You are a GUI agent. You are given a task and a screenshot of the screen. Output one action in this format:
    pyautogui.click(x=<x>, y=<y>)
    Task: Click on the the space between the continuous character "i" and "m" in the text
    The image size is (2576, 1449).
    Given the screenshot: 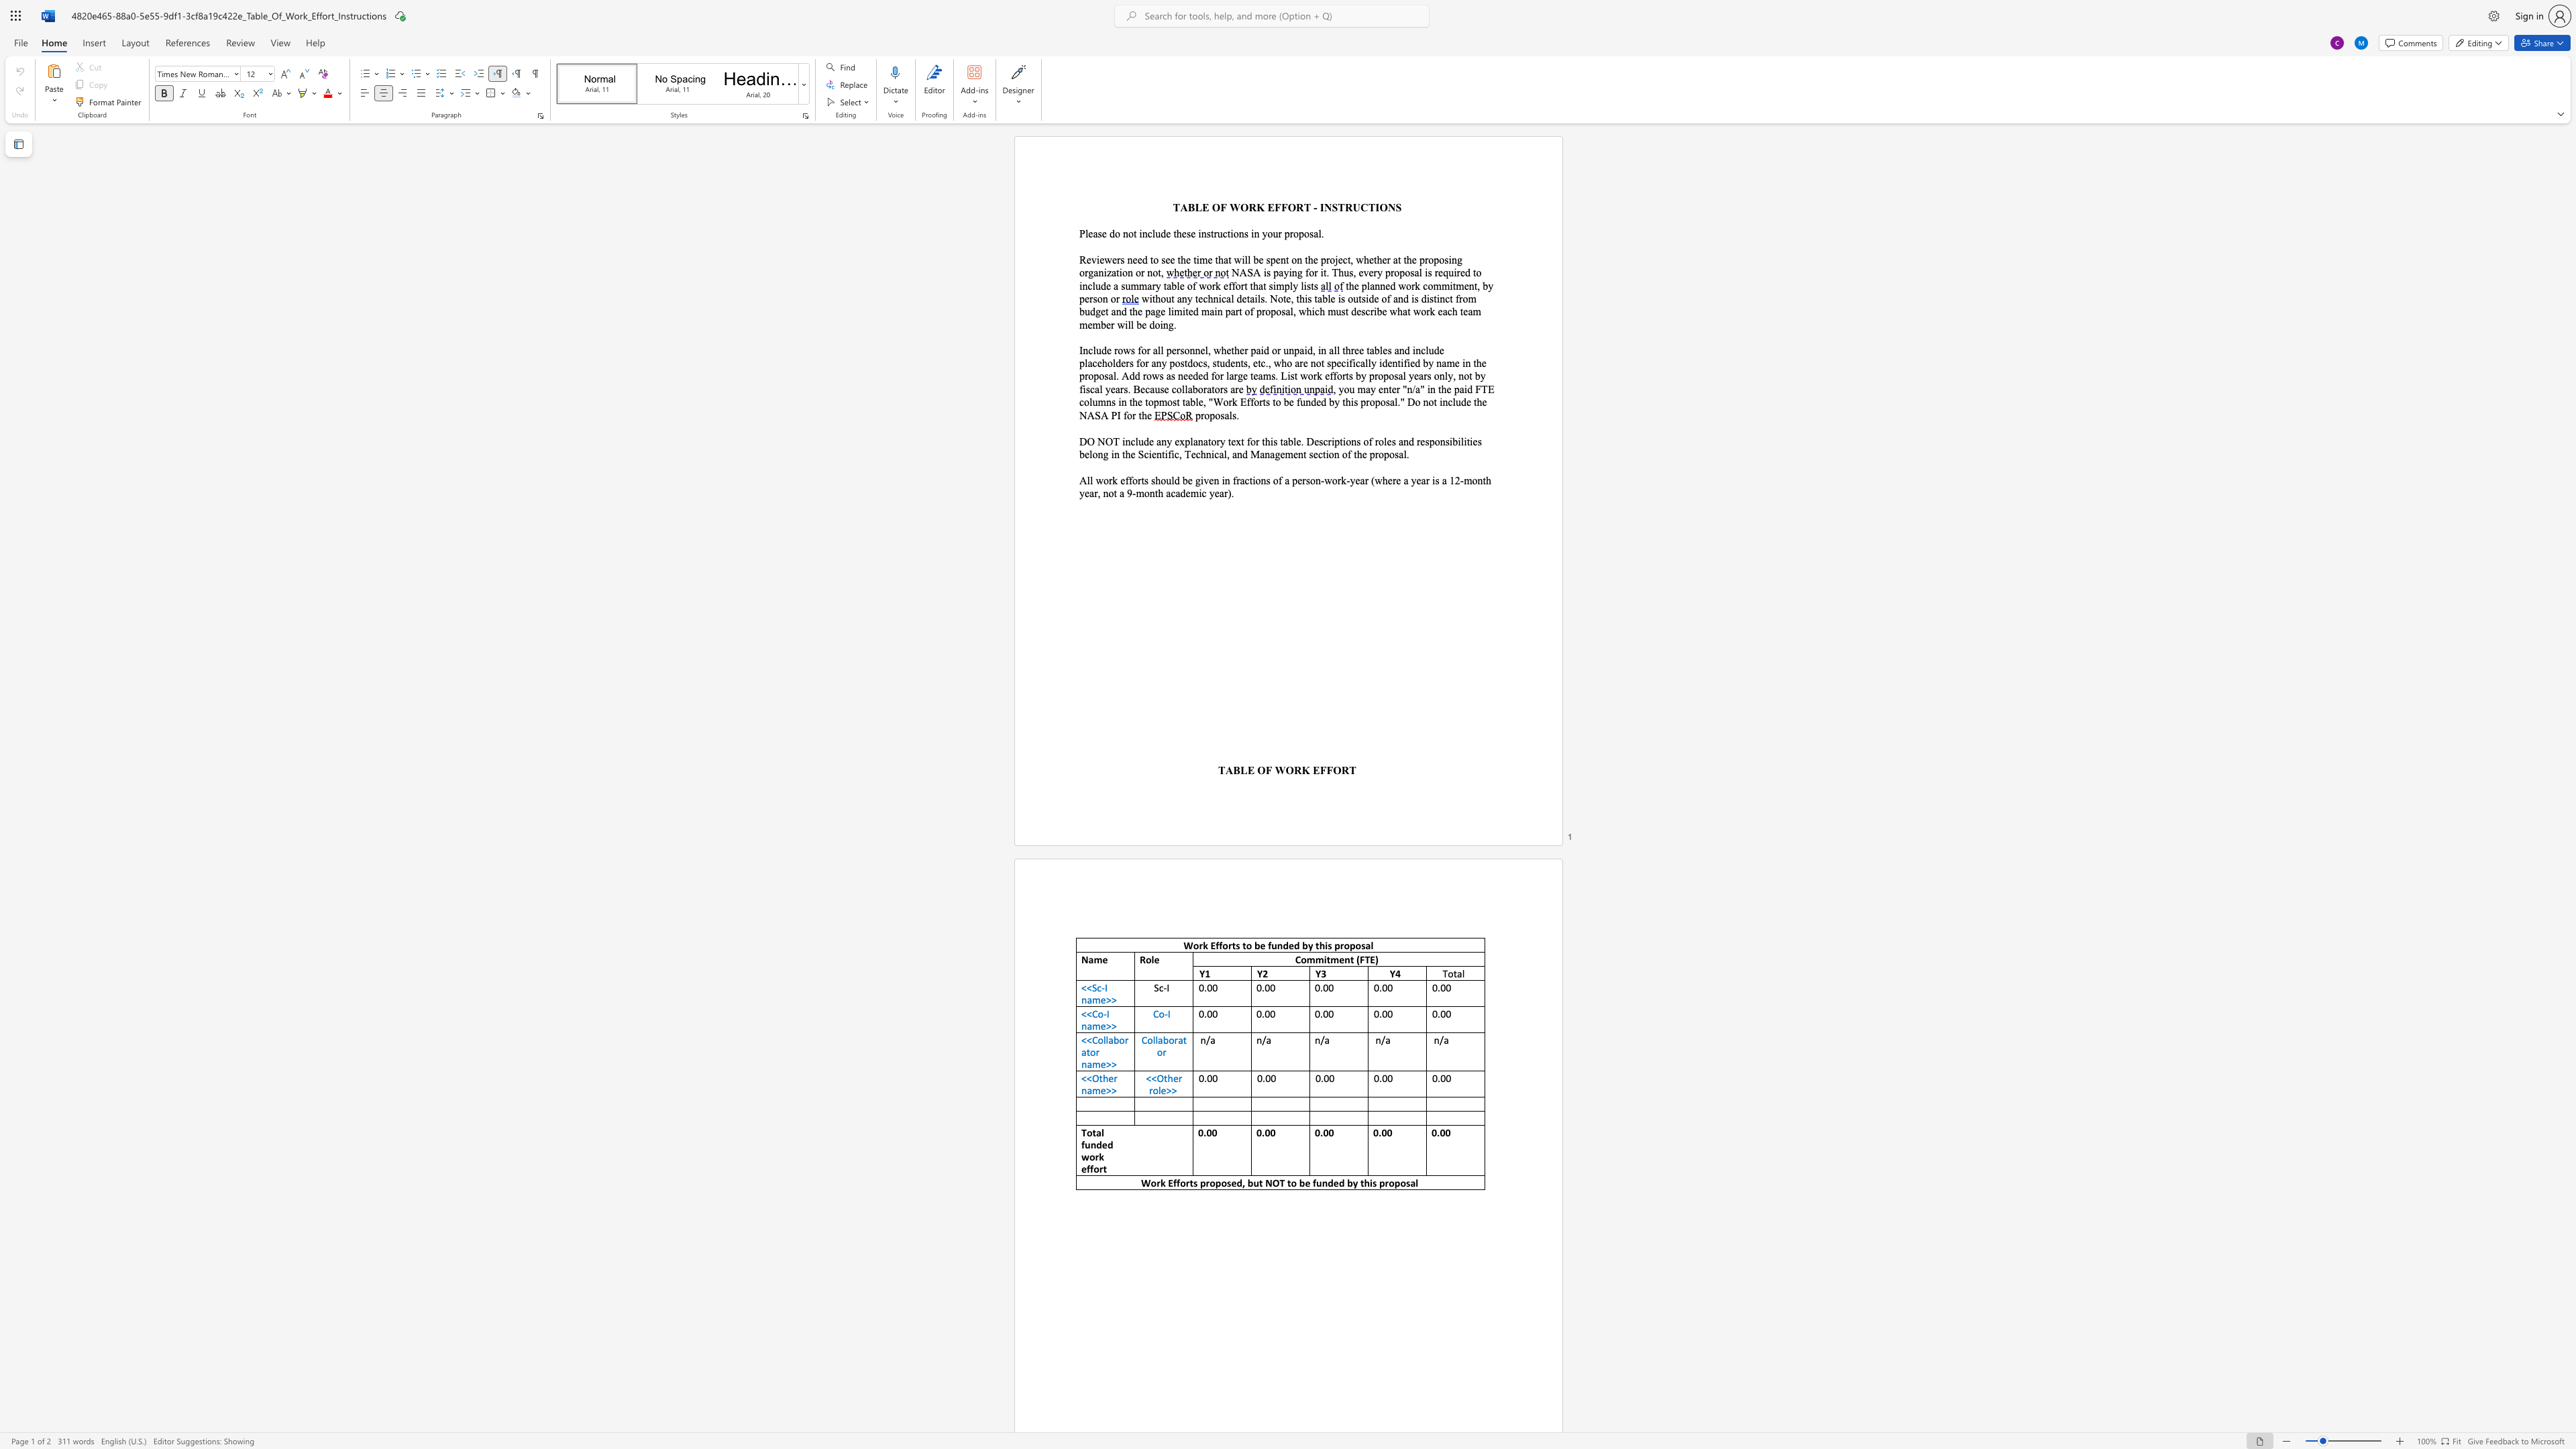 What is the action you would take?
    pyautogui.click(x=1276, y=284)
    